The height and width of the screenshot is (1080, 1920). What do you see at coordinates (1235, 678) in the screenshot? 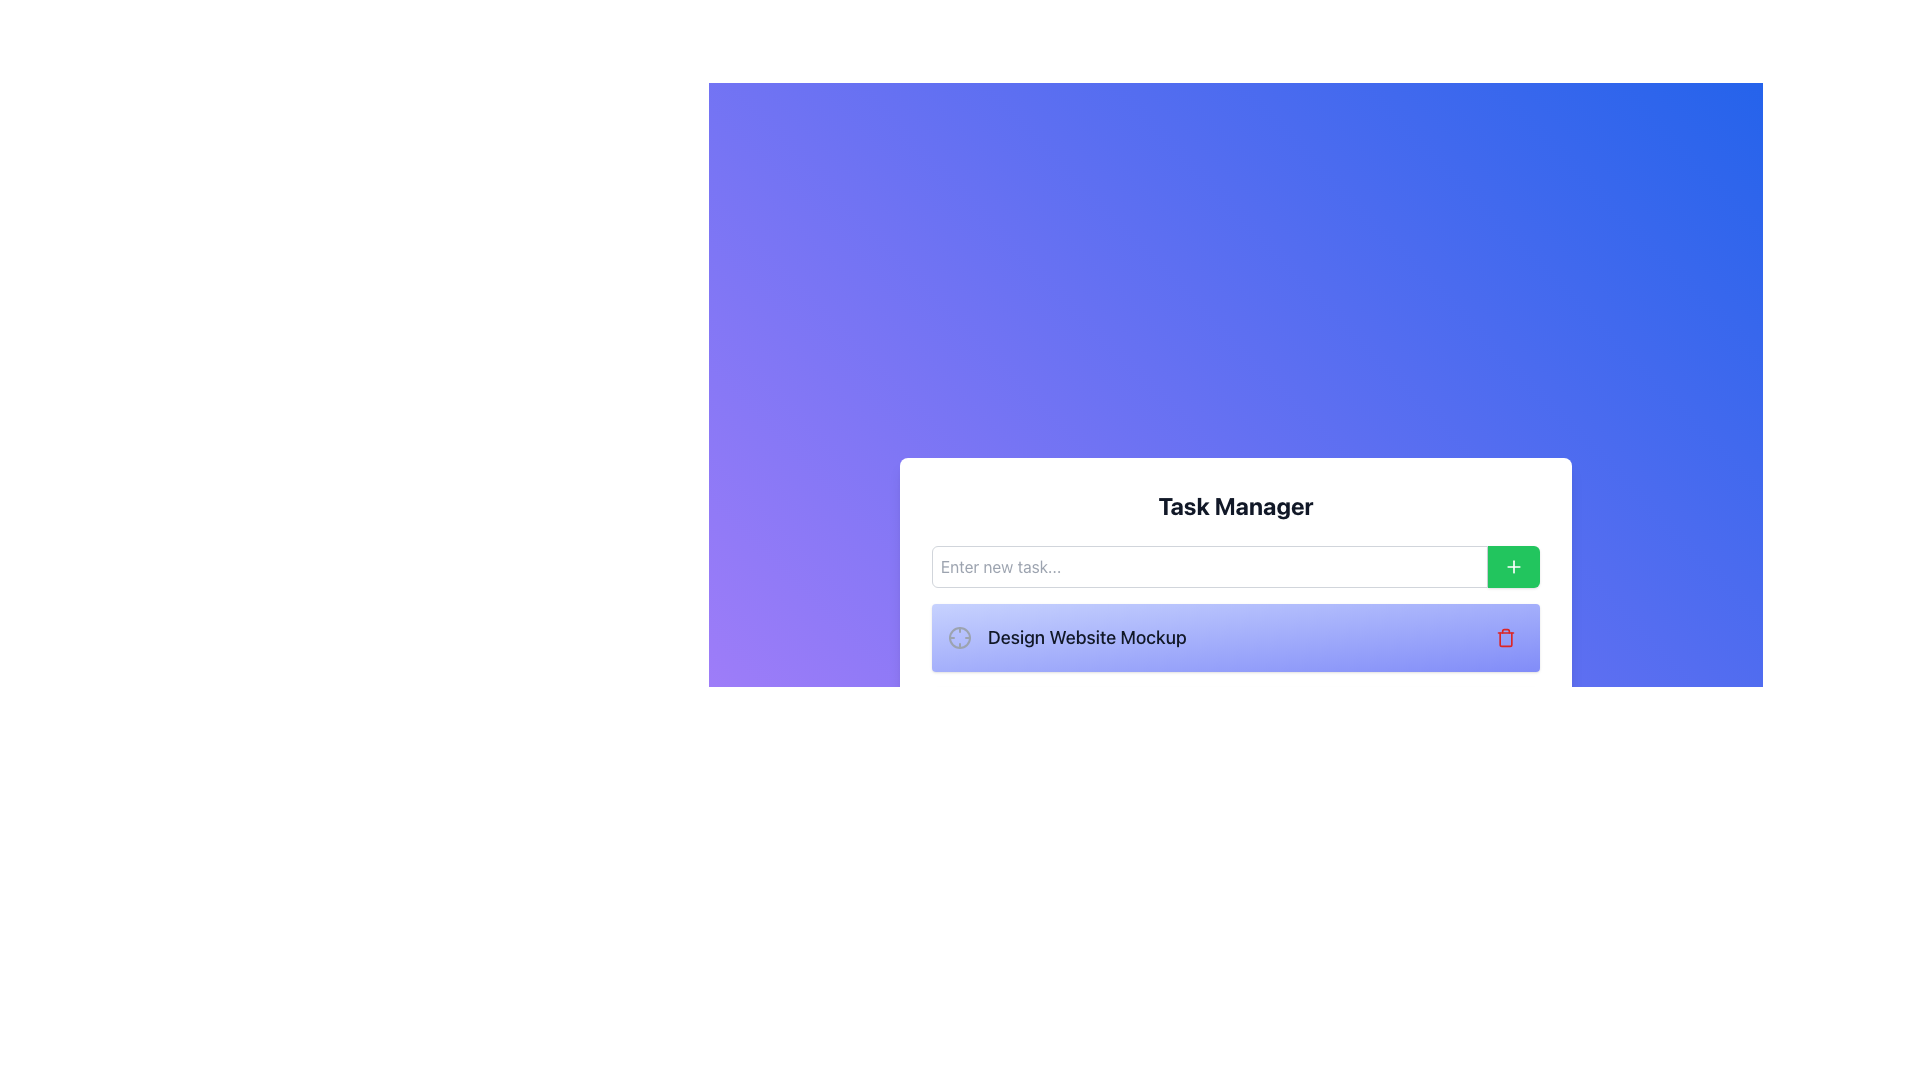
I see `the first task item in the Task Manager` at bounding box center [1235, 678].